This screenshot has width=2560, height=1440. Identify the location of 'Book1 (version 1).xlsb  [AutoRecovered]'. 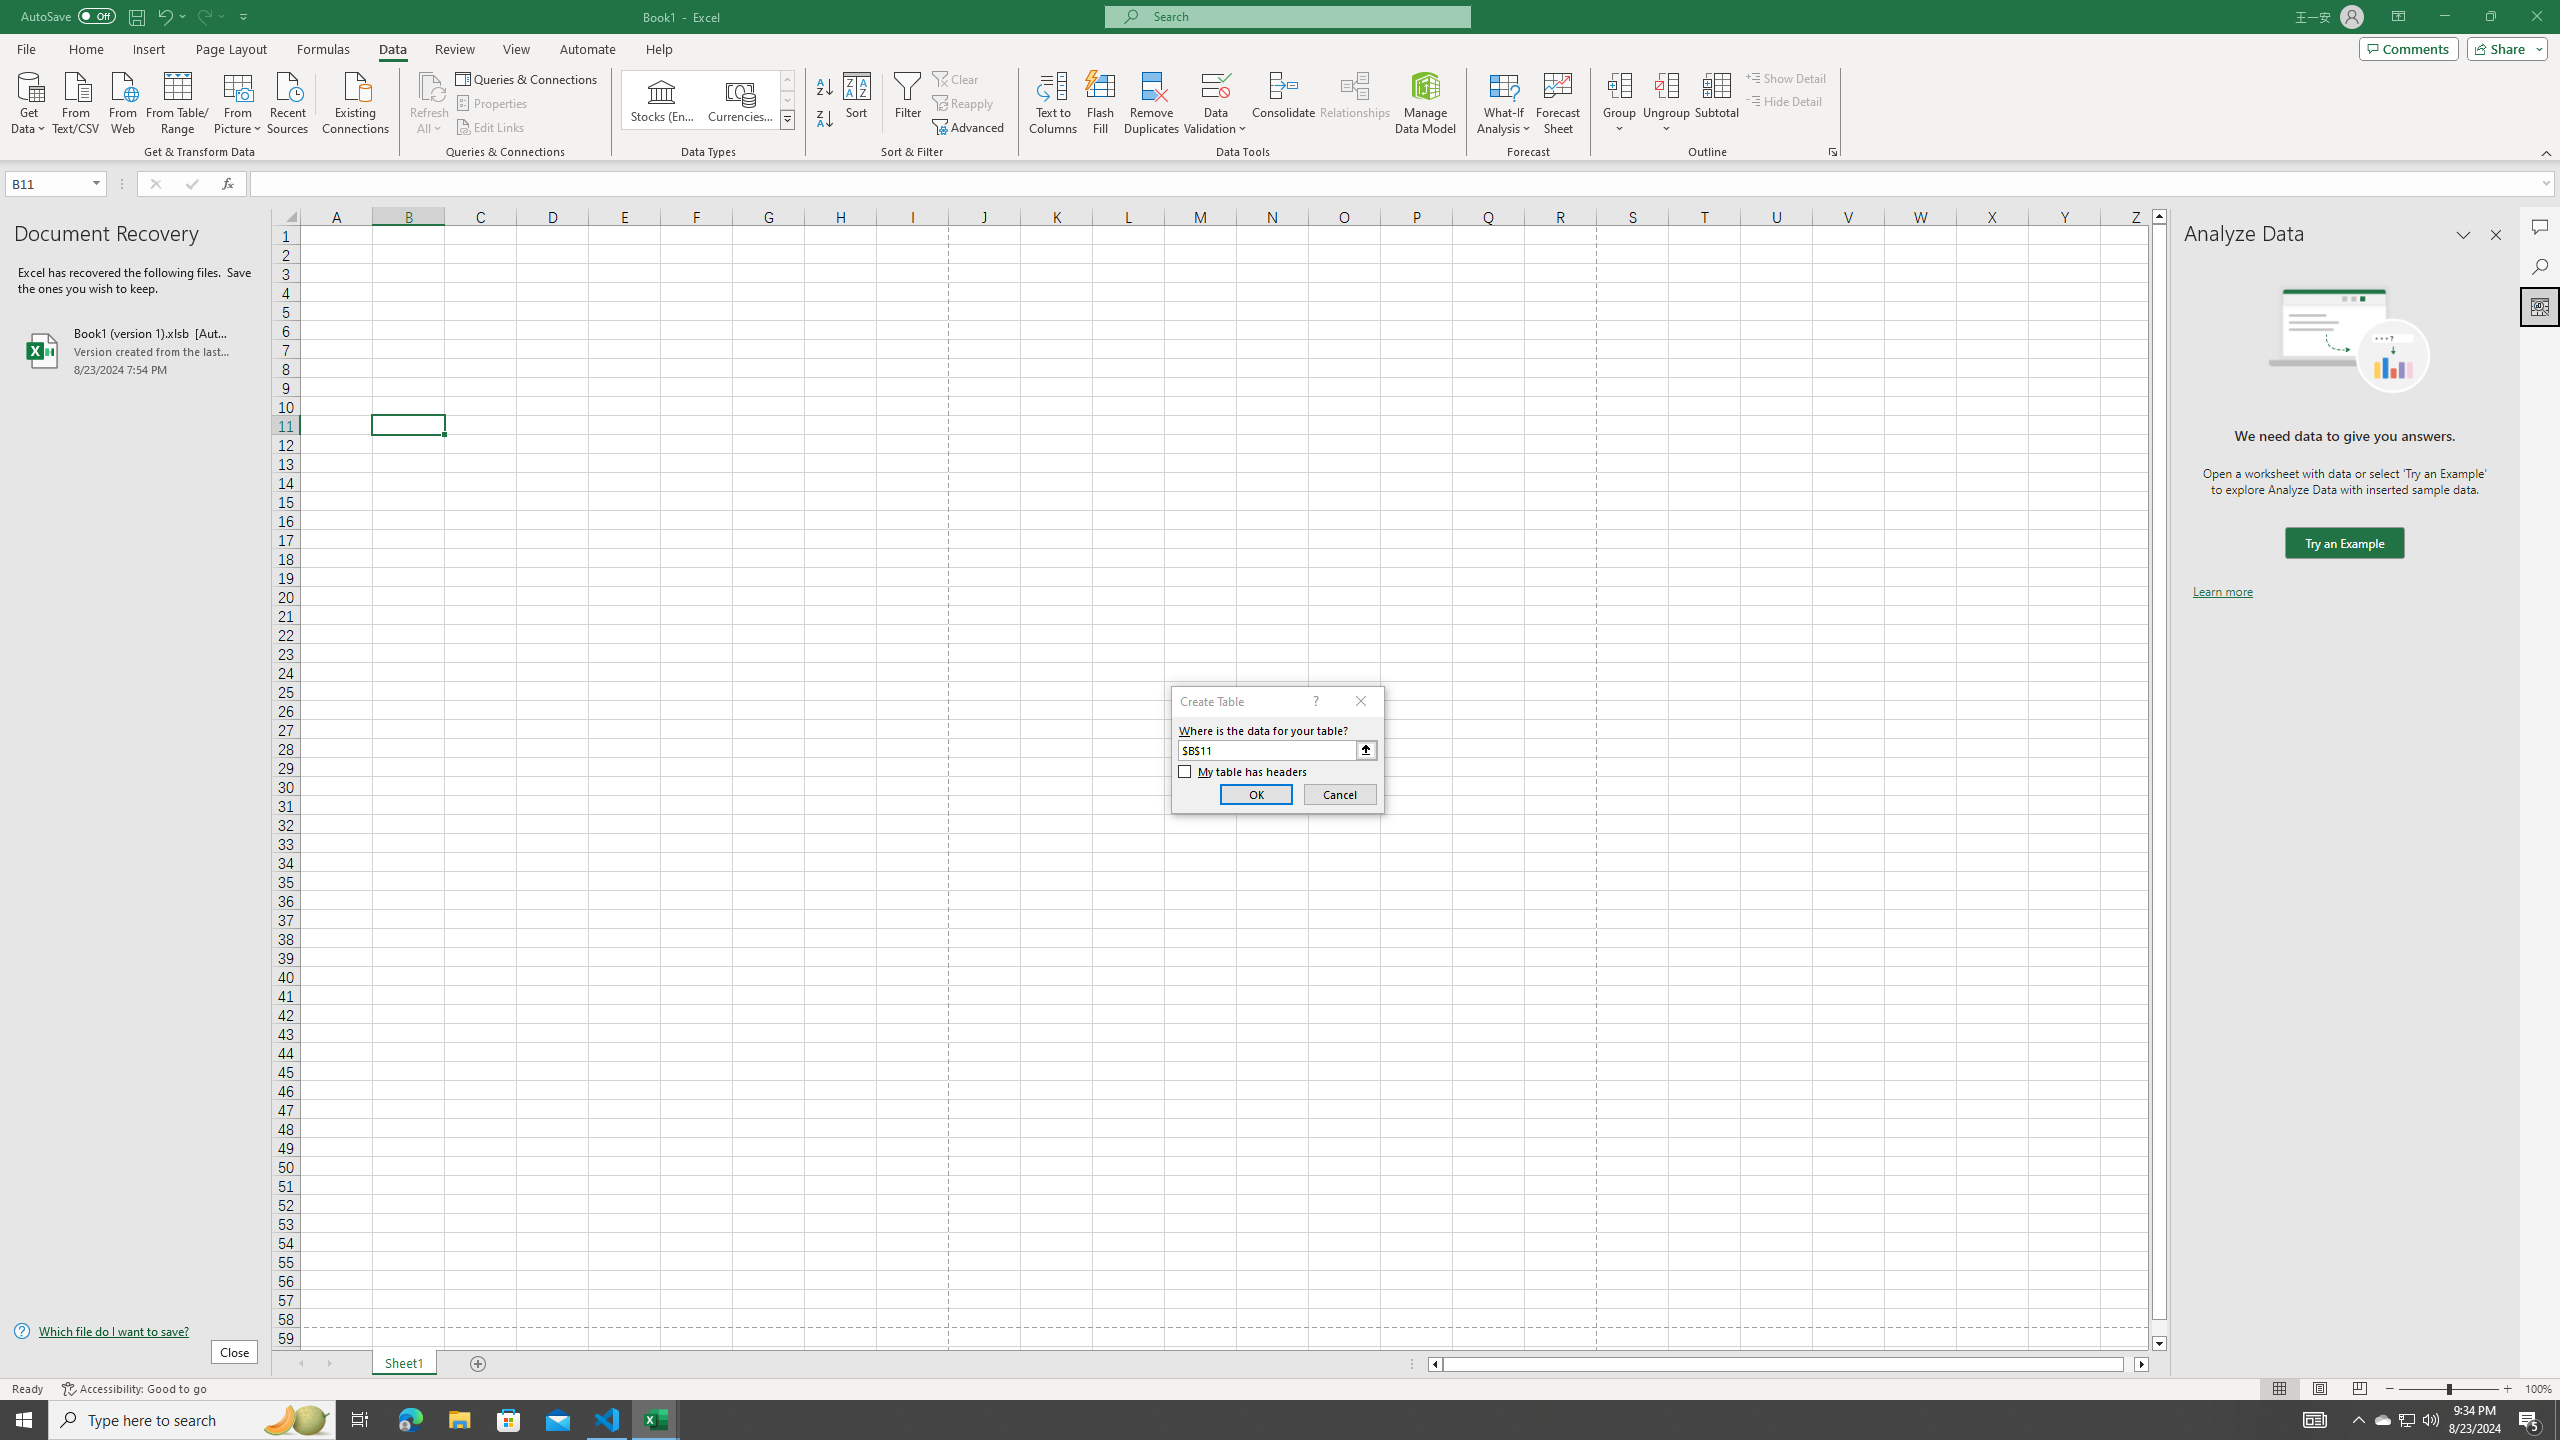
(134, 349).